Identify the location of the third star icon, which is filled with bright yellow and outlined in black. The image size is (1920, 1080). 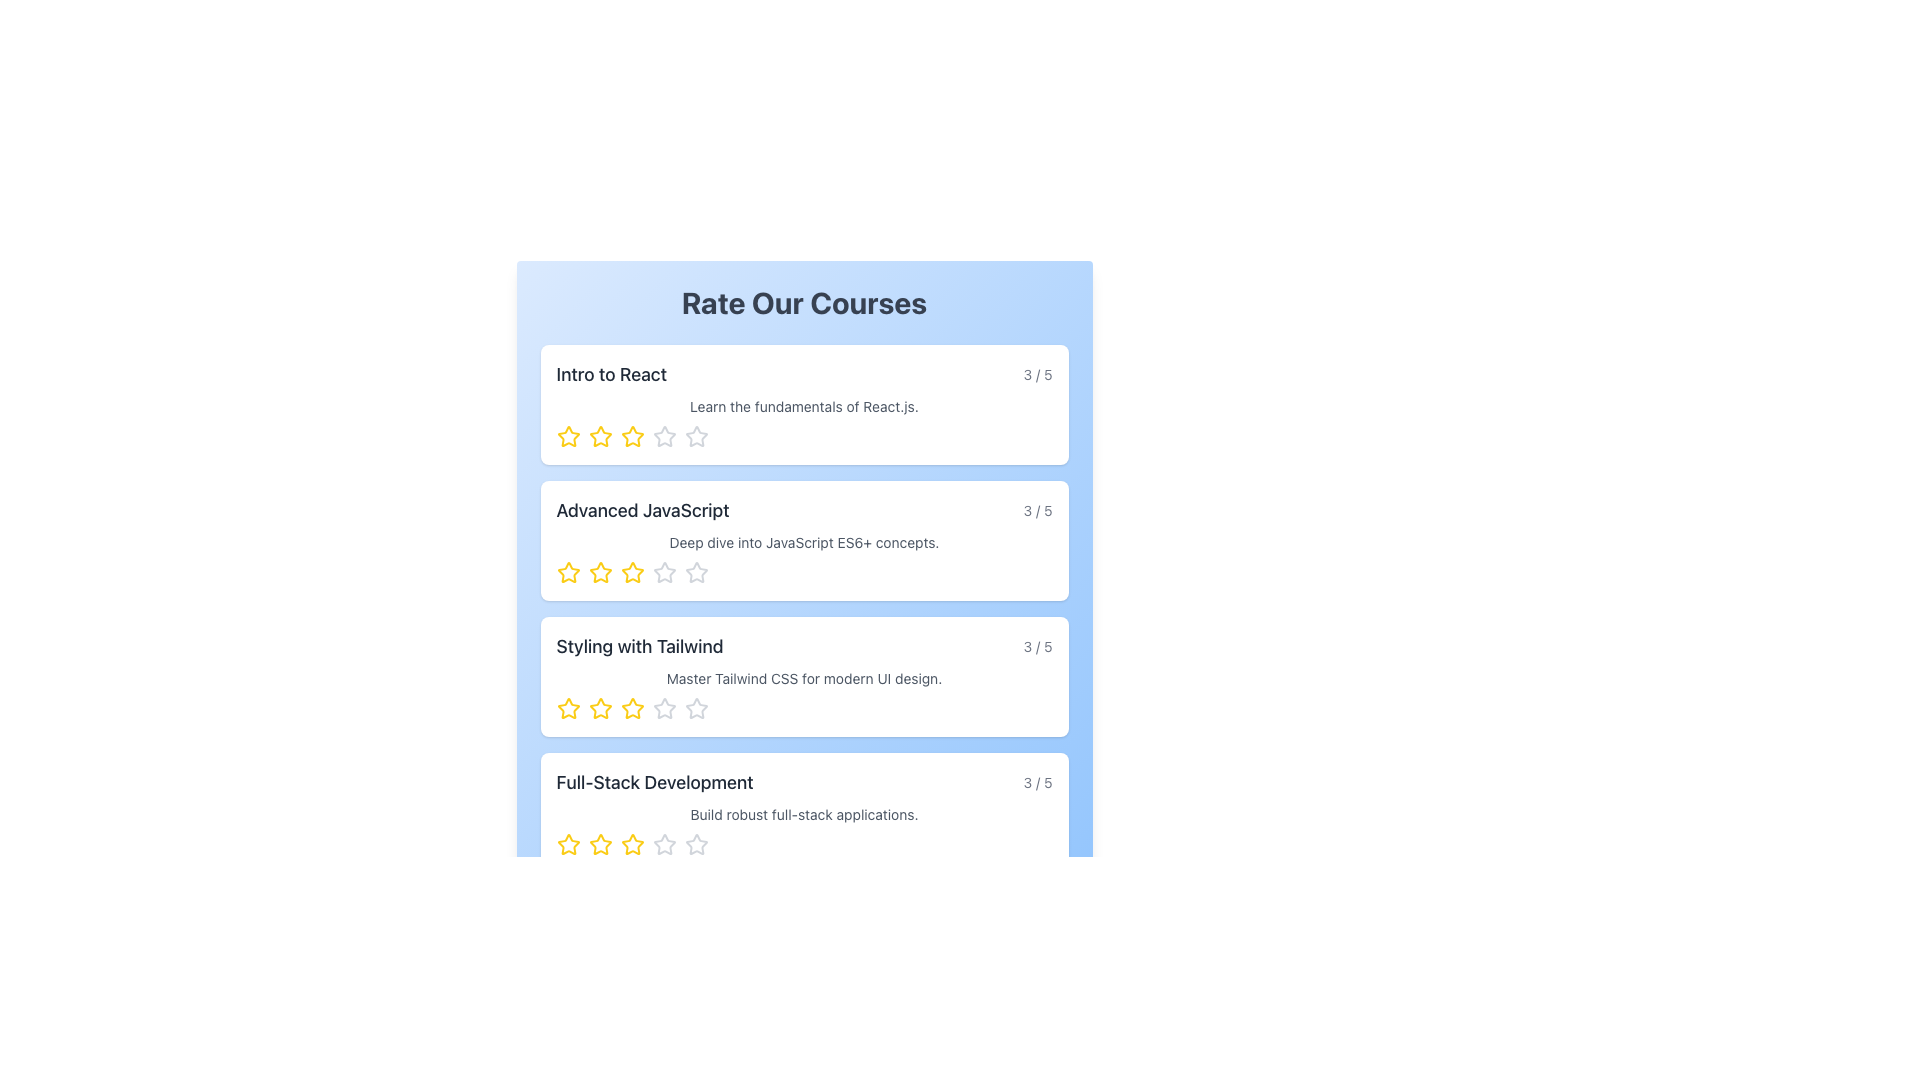
(631, 707).